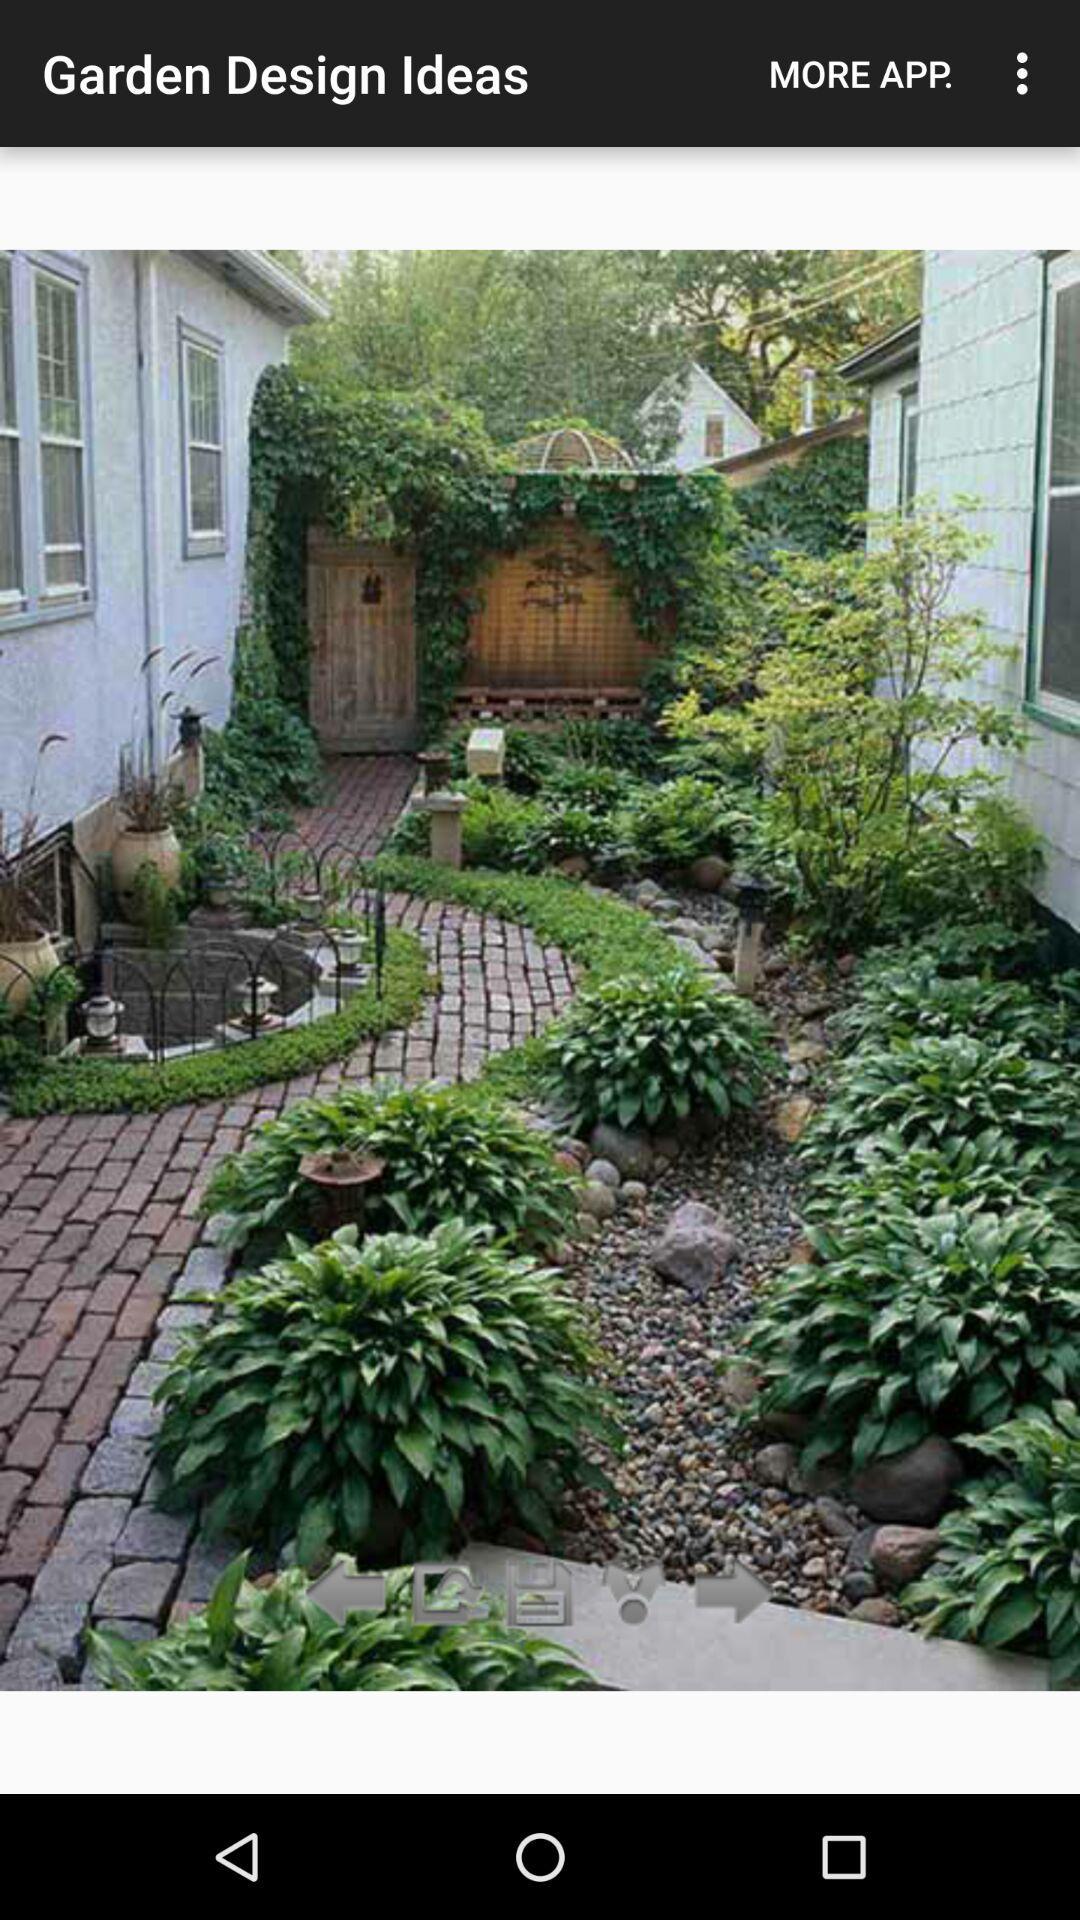 The height and width of the screenshot is (1920, 1080). Describe the element at coordinates (729, 1593) in the screenshot. I see `the icon at the bottom right corner` at that location.